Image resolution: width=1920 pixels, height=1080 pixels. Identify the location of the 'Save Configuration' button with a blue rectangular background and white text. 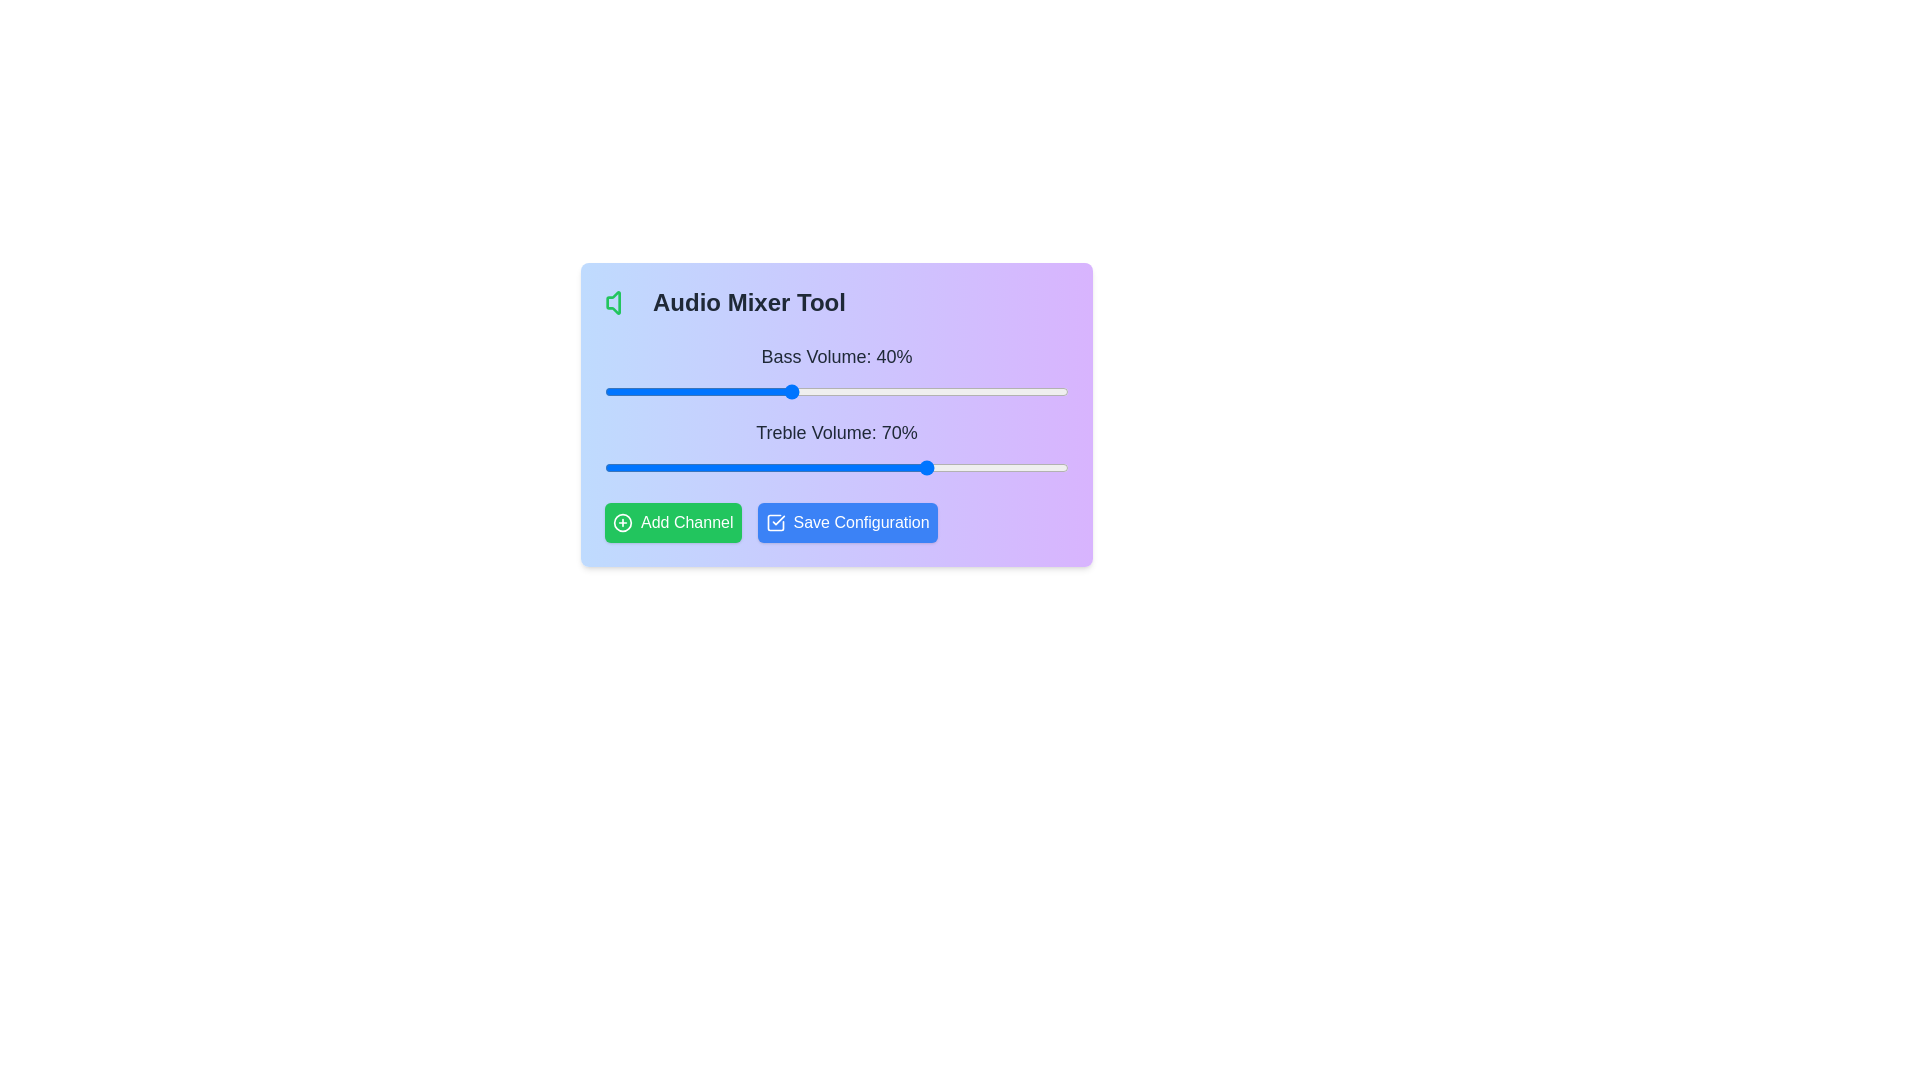
(836, 522).